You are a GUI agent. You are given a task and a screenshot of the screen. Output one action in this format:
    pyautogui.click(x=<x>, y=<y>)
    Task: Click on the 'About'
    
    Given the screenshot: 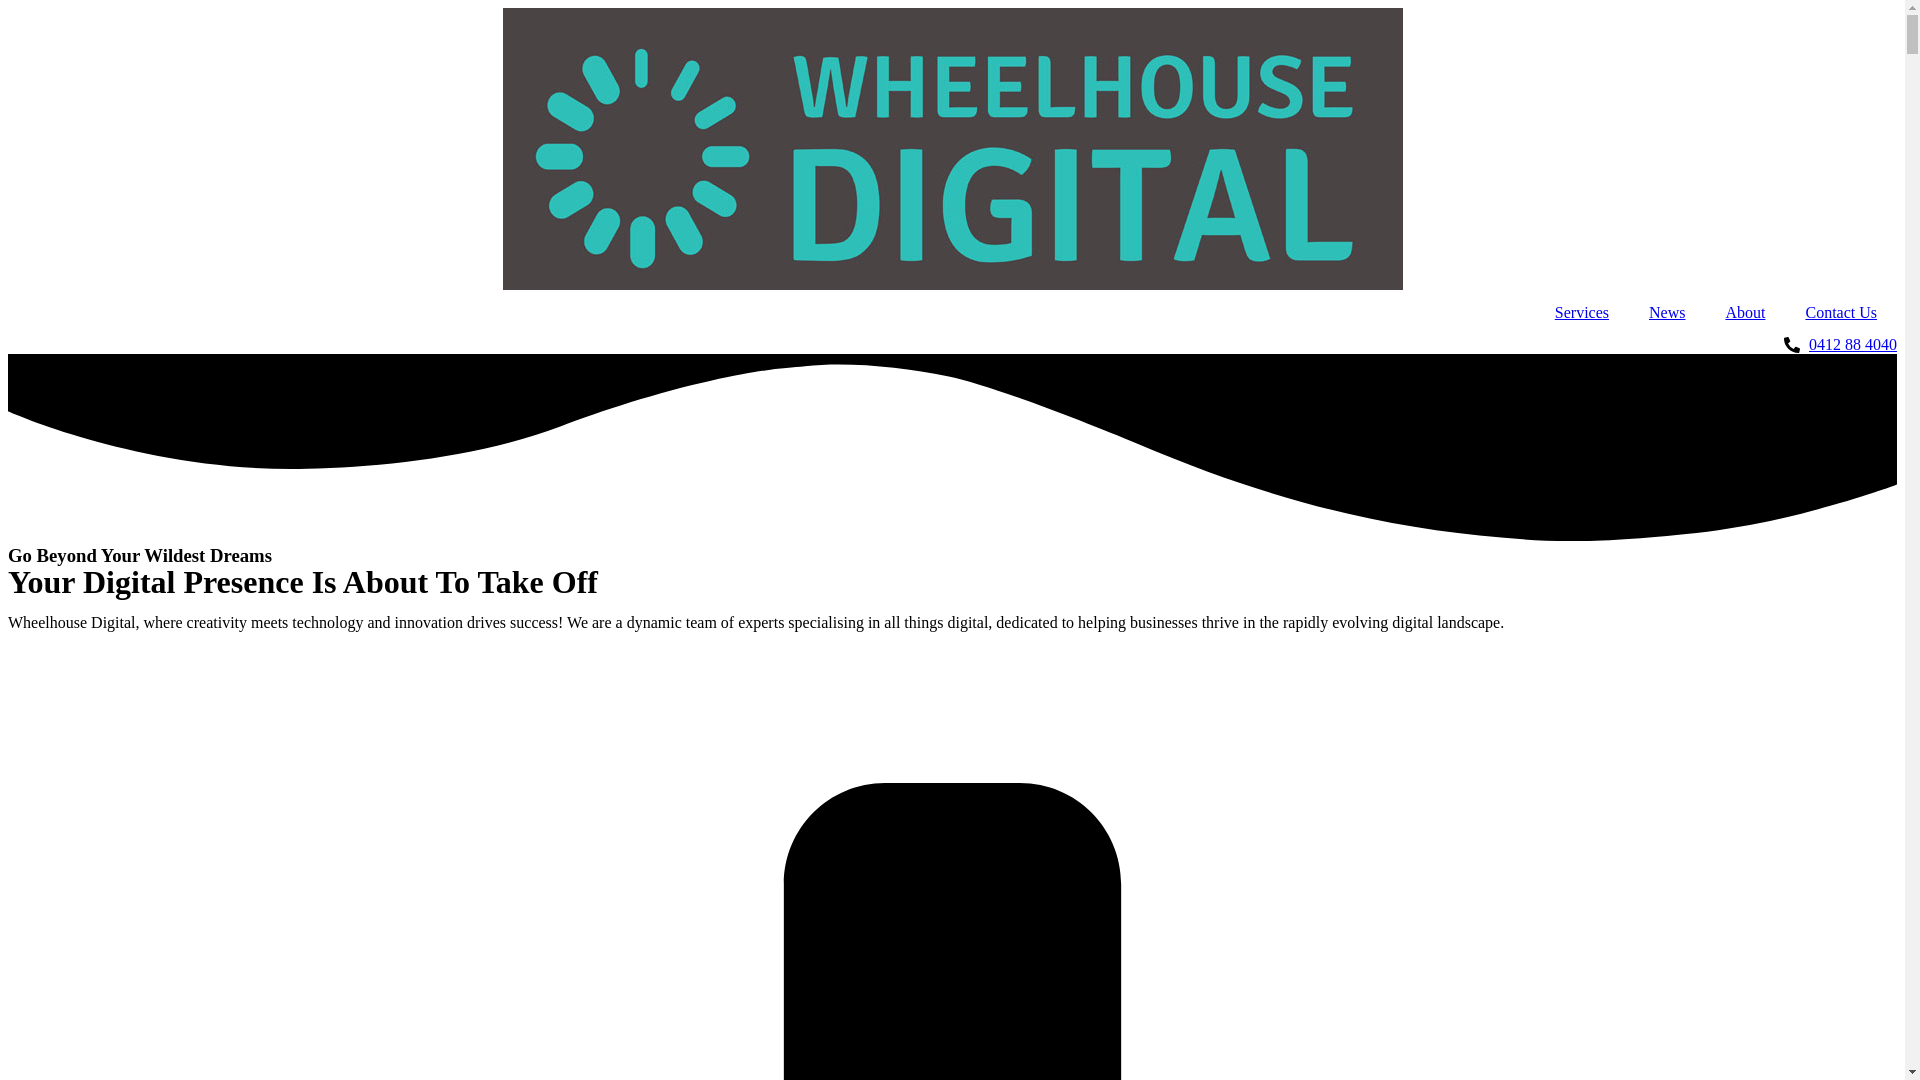 What is the action you would take?
    pyautogui.click(x=1744, y=312)
    